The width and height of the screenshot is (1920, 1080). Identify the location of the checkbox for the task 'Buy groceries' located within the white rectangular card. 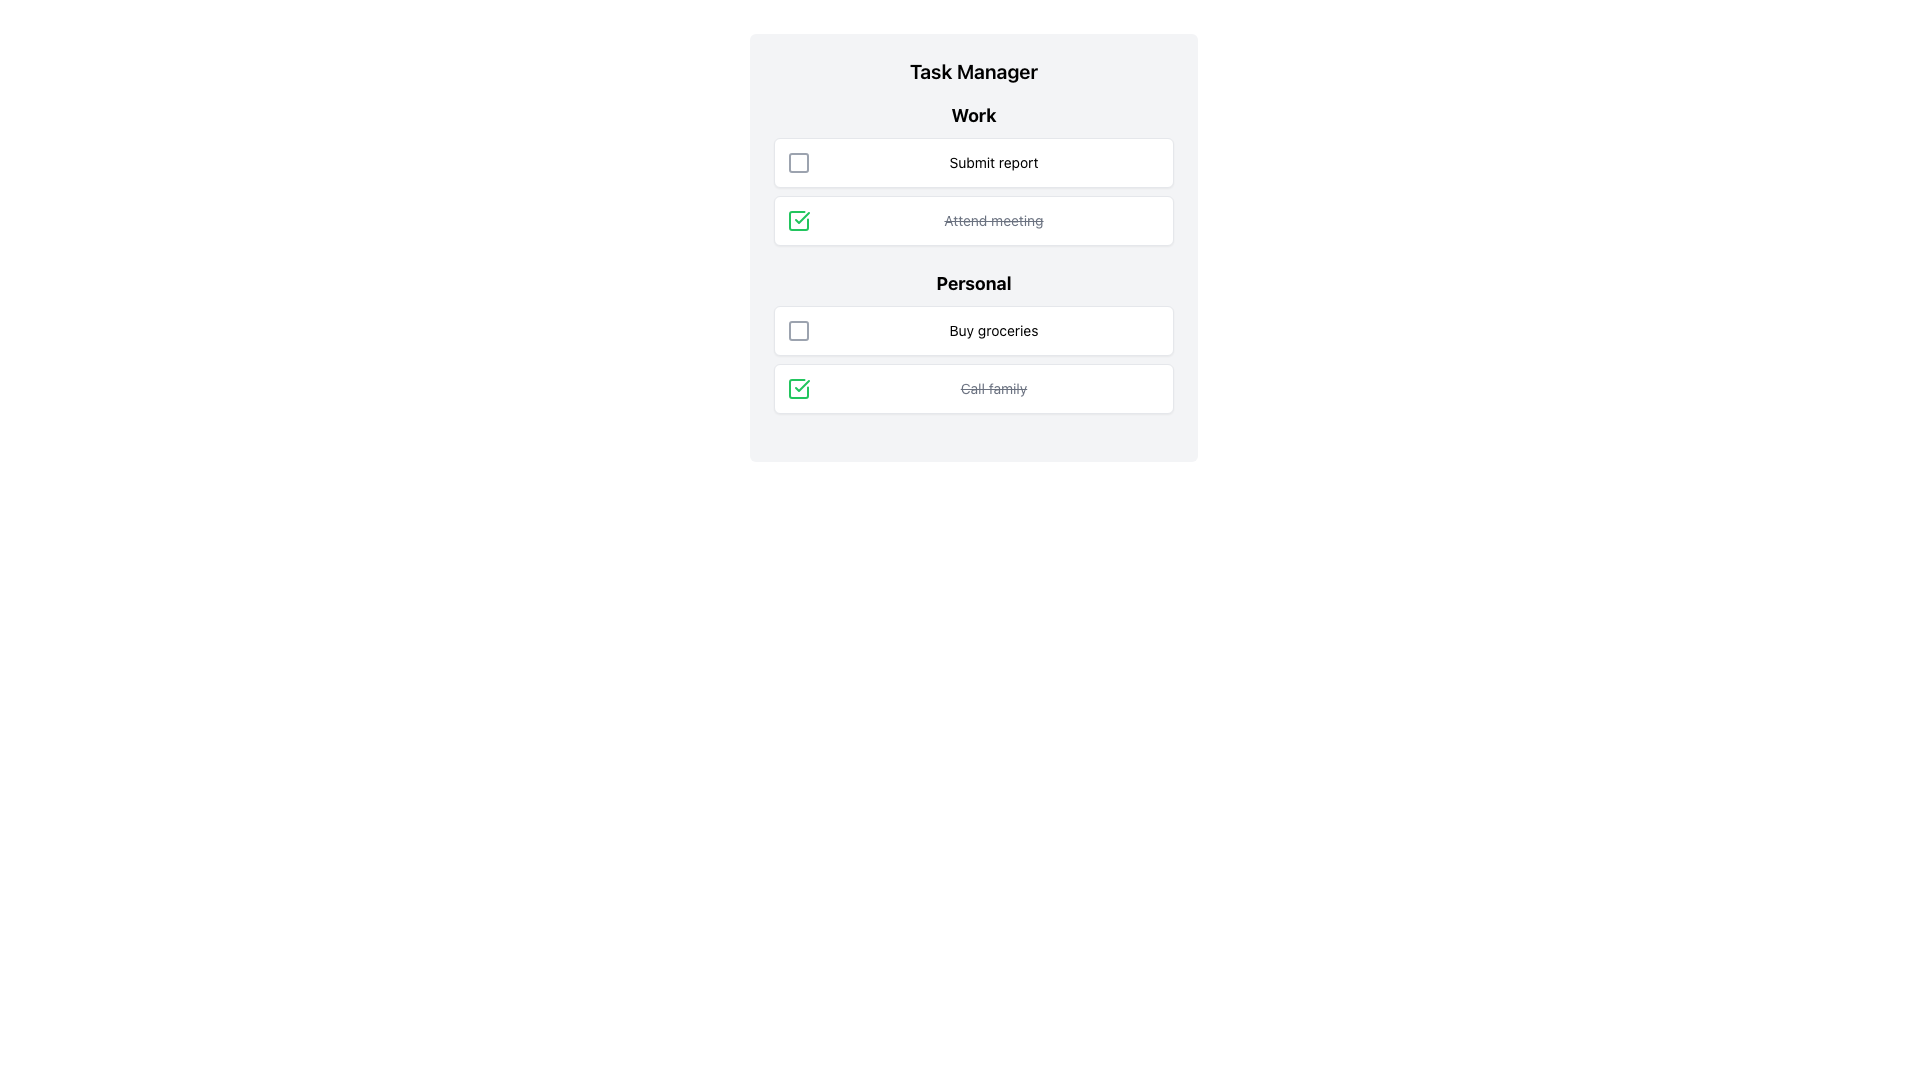
(797, 330).